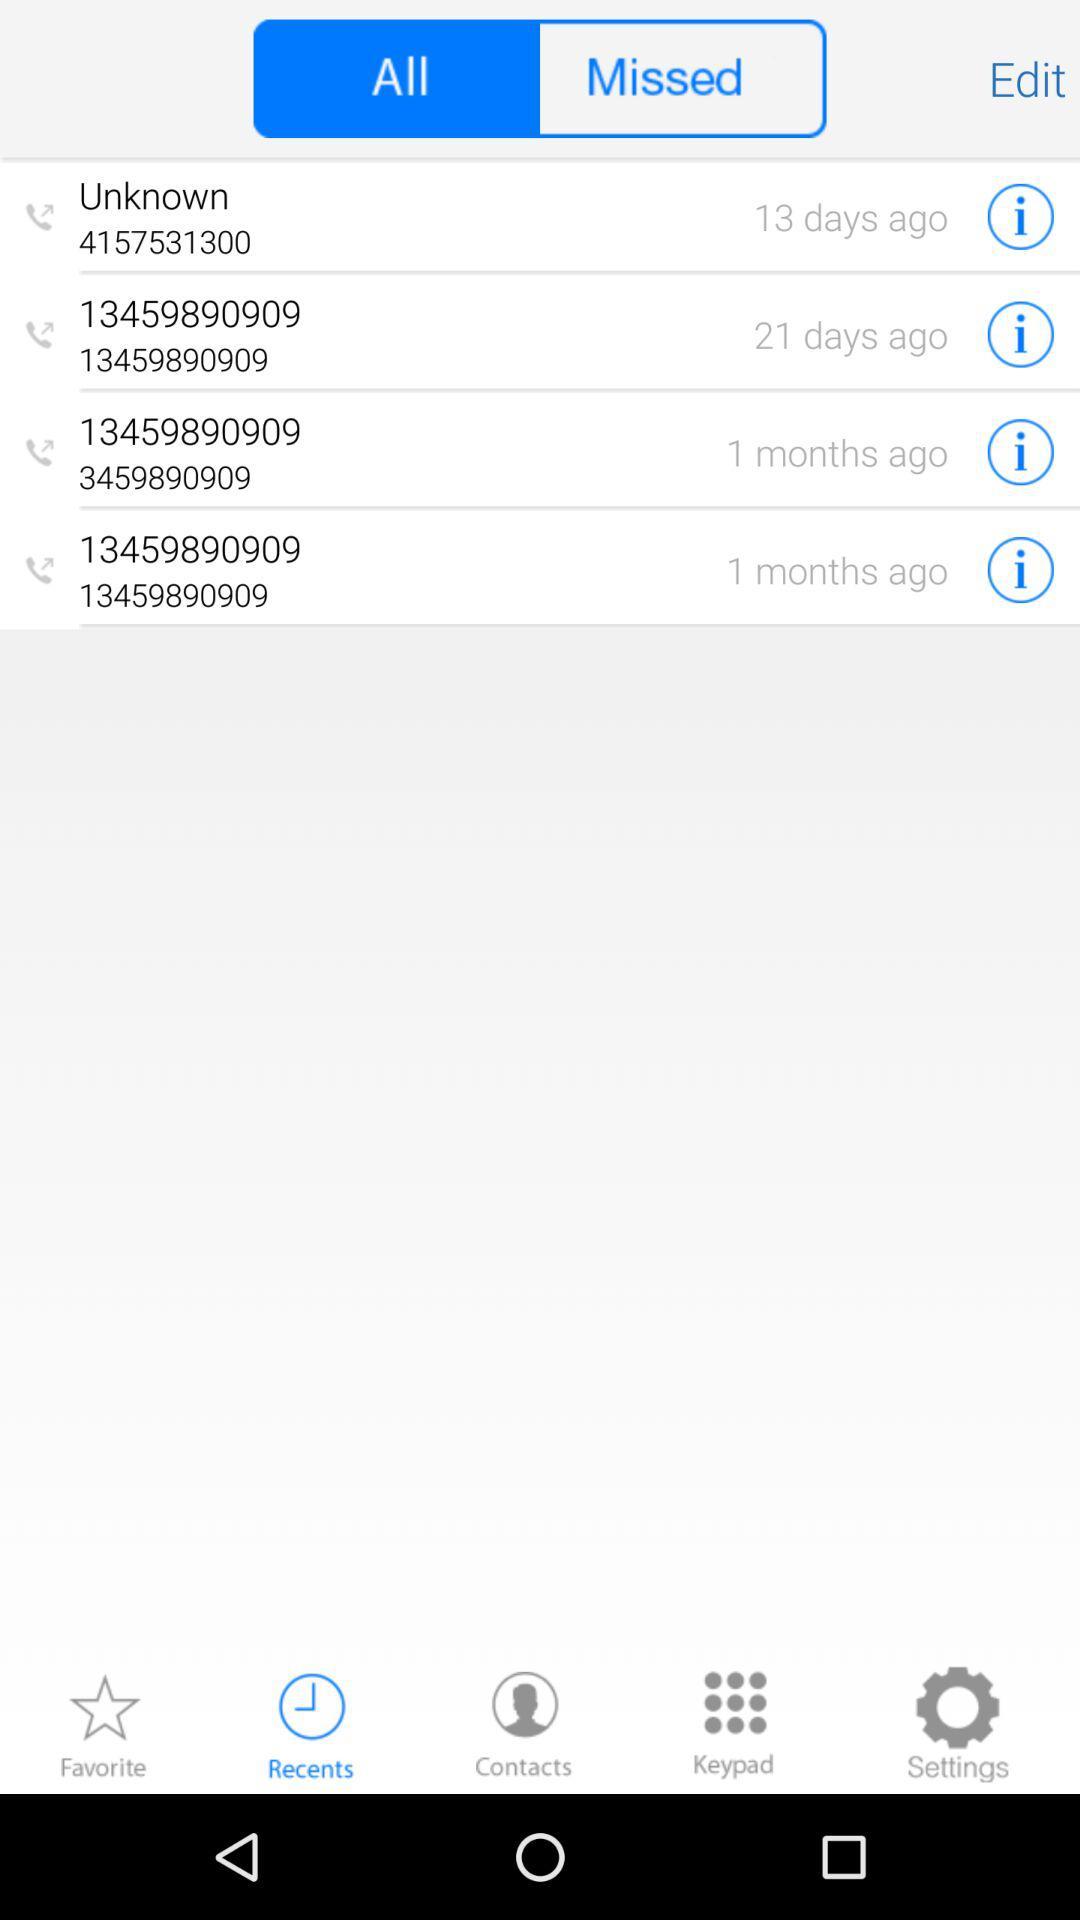 Image resolution: width=1080 pixels, height=1920 pixels. Describe the element at coordinates (733, 1844) in the screenshot. I see `the dialpad icon` at that location.